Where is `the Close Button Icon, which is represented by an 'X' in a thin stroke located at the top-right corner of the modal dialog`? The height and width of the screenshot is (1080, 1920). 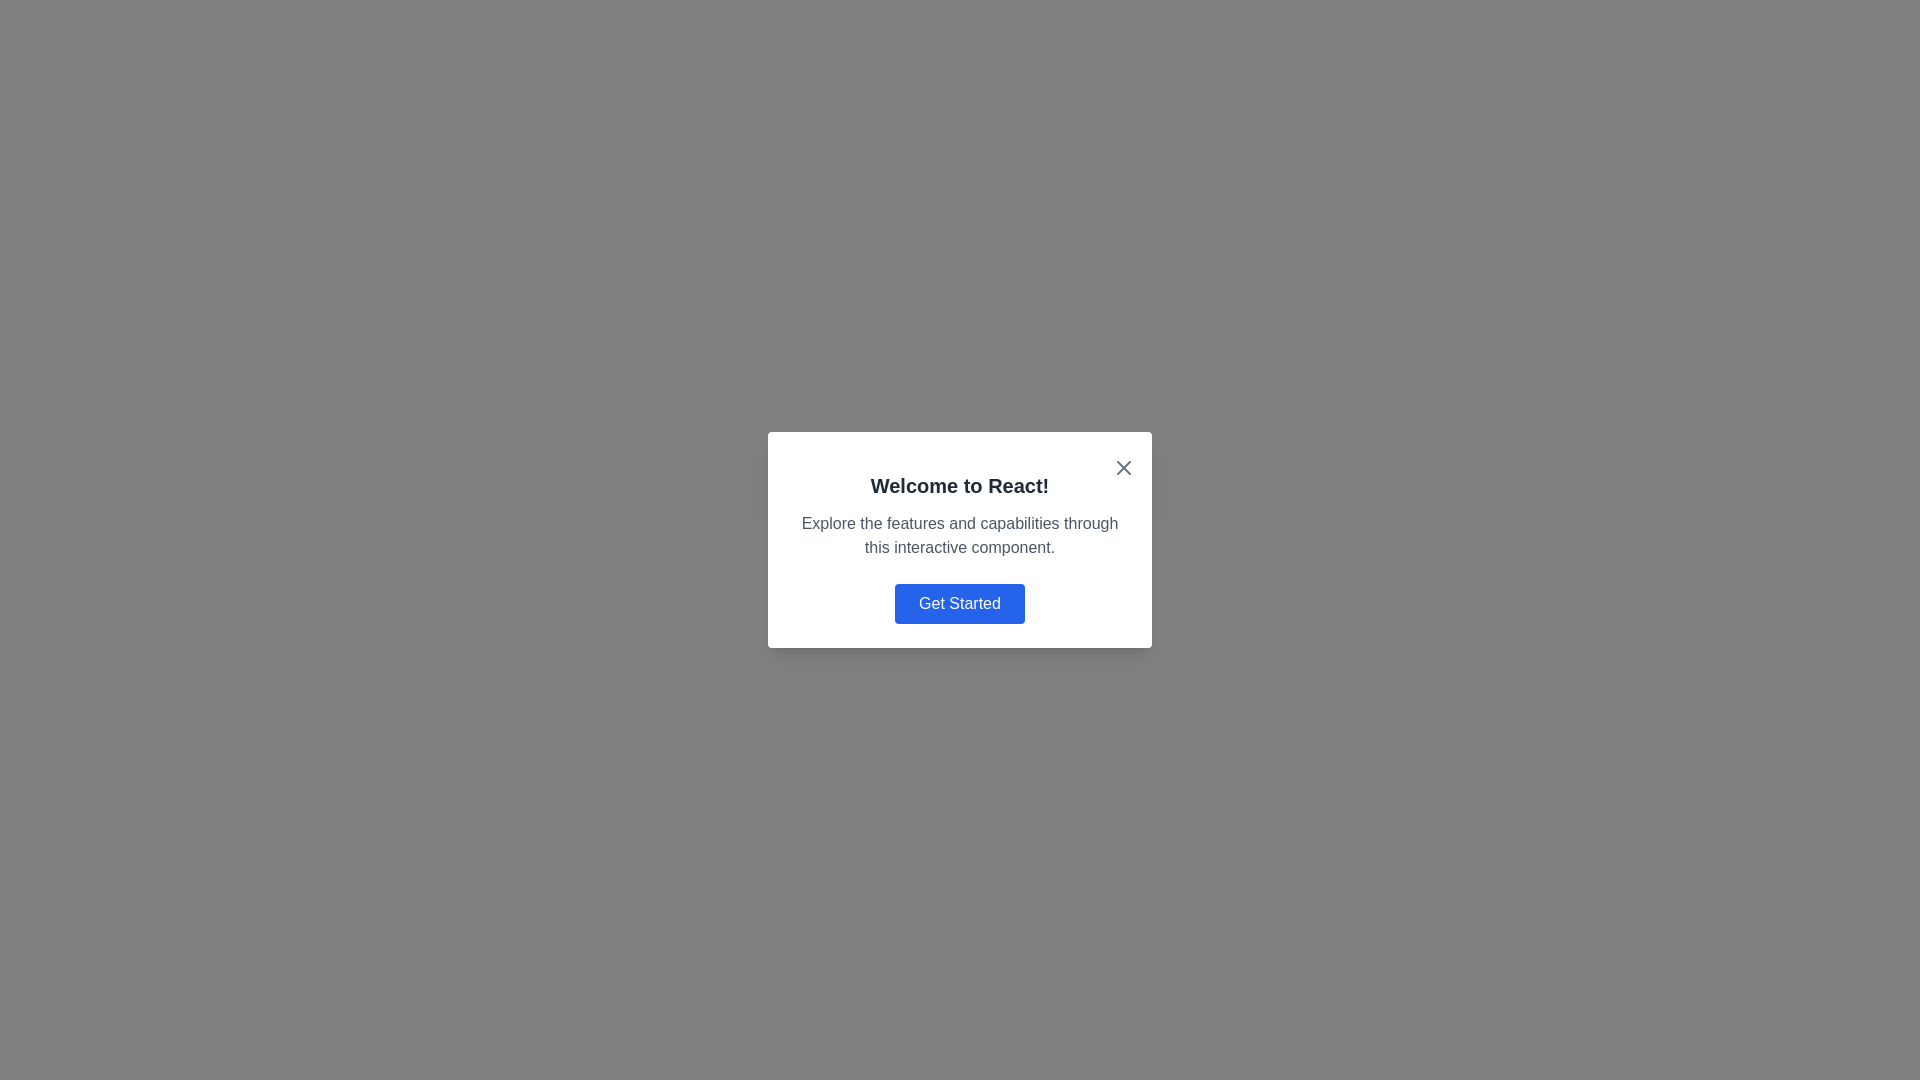
the Close Button Icon, which is represented by an 'X' in a thin stroke located at the top-right corner of the modal dialog is located at coordinates (1123, 467).